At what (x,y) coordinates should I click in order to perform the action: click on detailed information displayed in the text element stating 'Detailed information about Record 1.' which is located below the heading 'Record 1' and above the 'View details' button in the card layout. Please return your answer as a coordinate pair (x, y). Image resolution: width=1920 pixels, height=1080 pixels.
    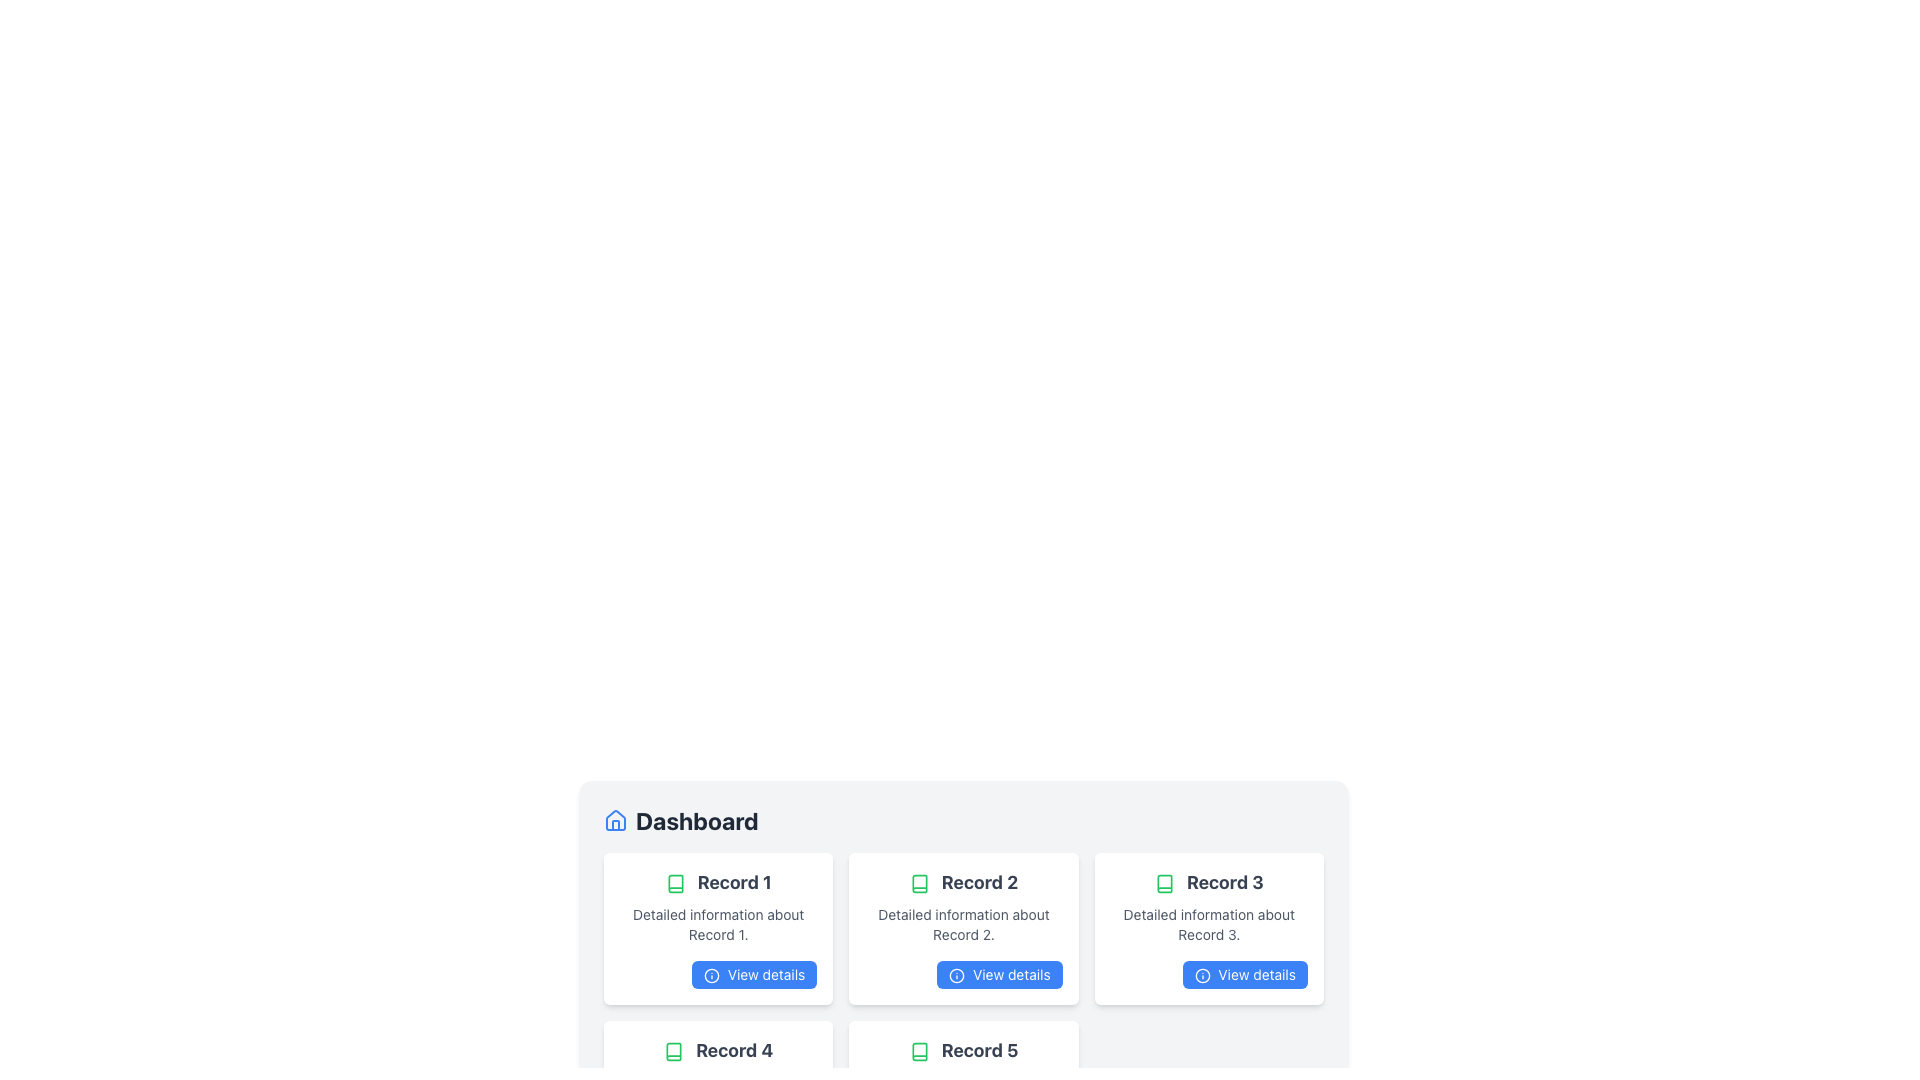
    Looking at the image, I should click on (718, 925).